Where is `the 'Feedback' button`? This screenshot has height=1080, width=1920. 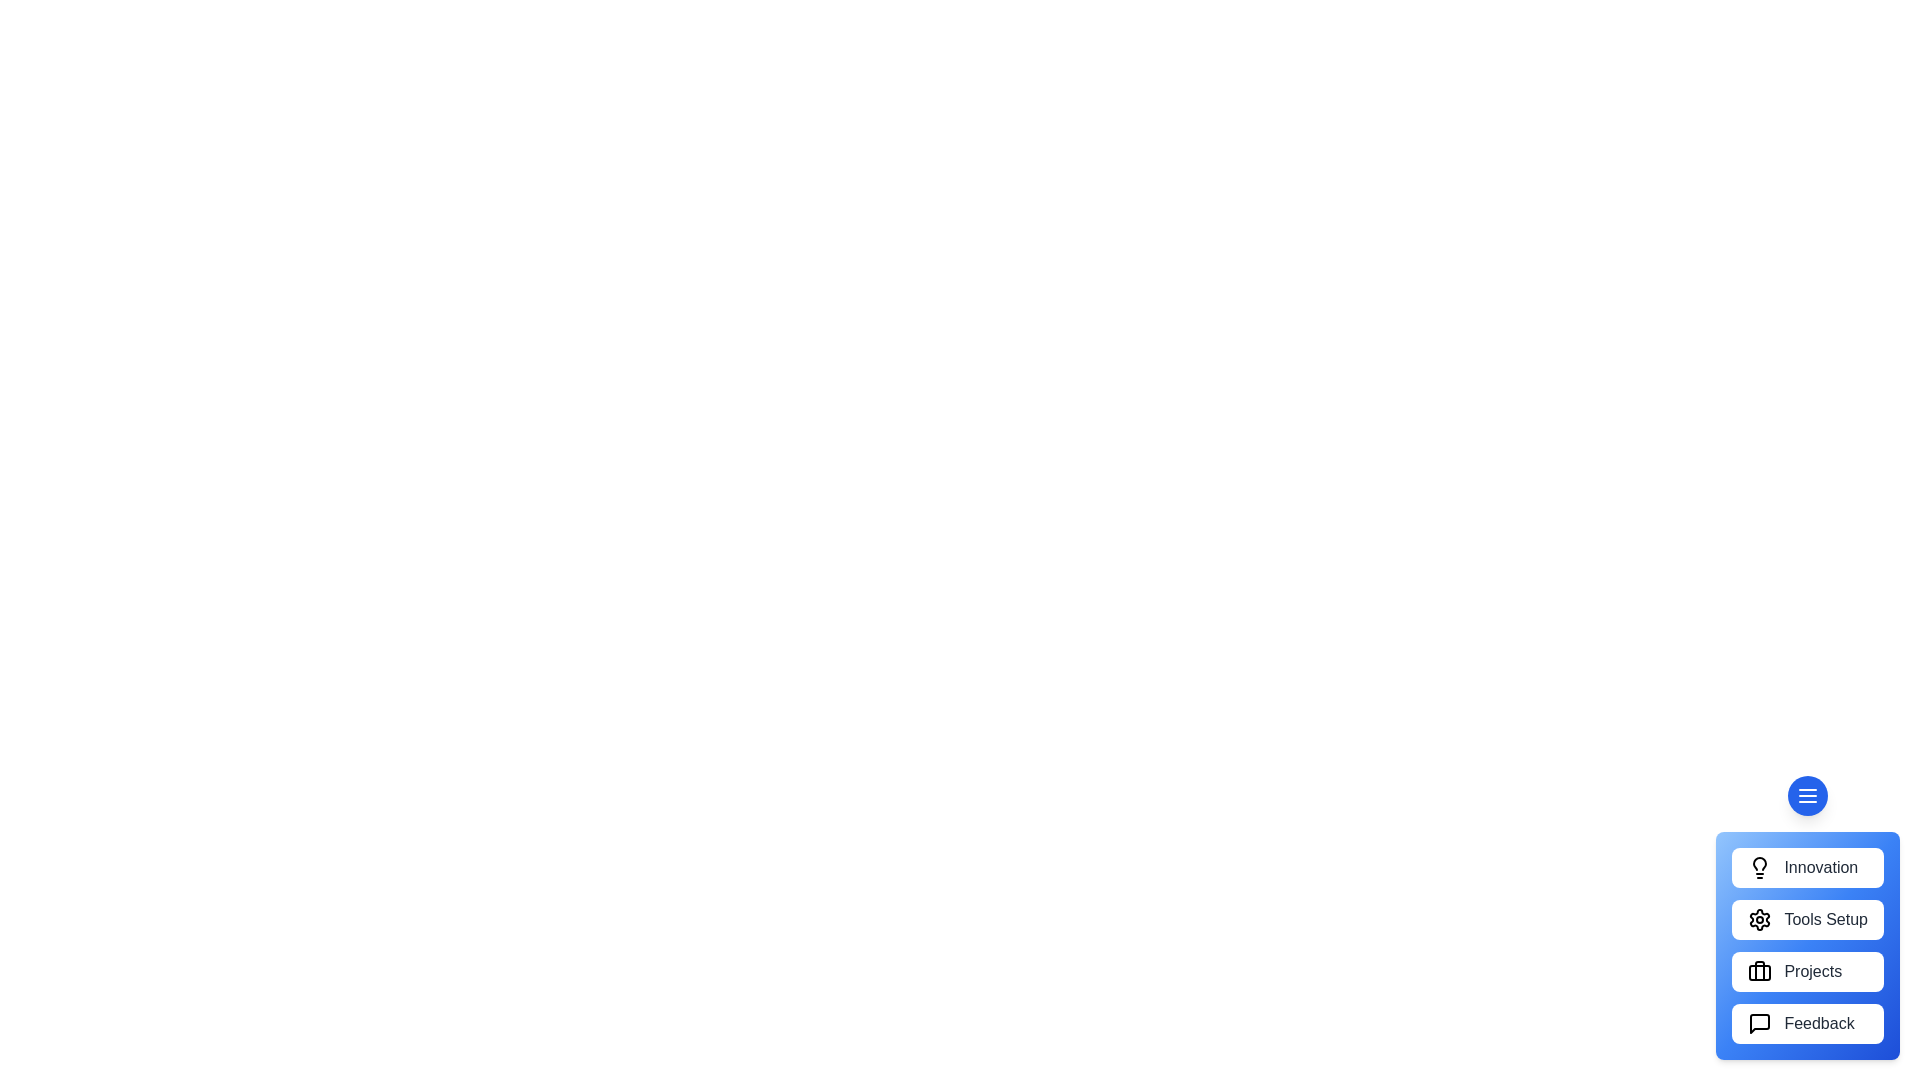
the 'Feedback' button is located at coordinates (1808, 1023).